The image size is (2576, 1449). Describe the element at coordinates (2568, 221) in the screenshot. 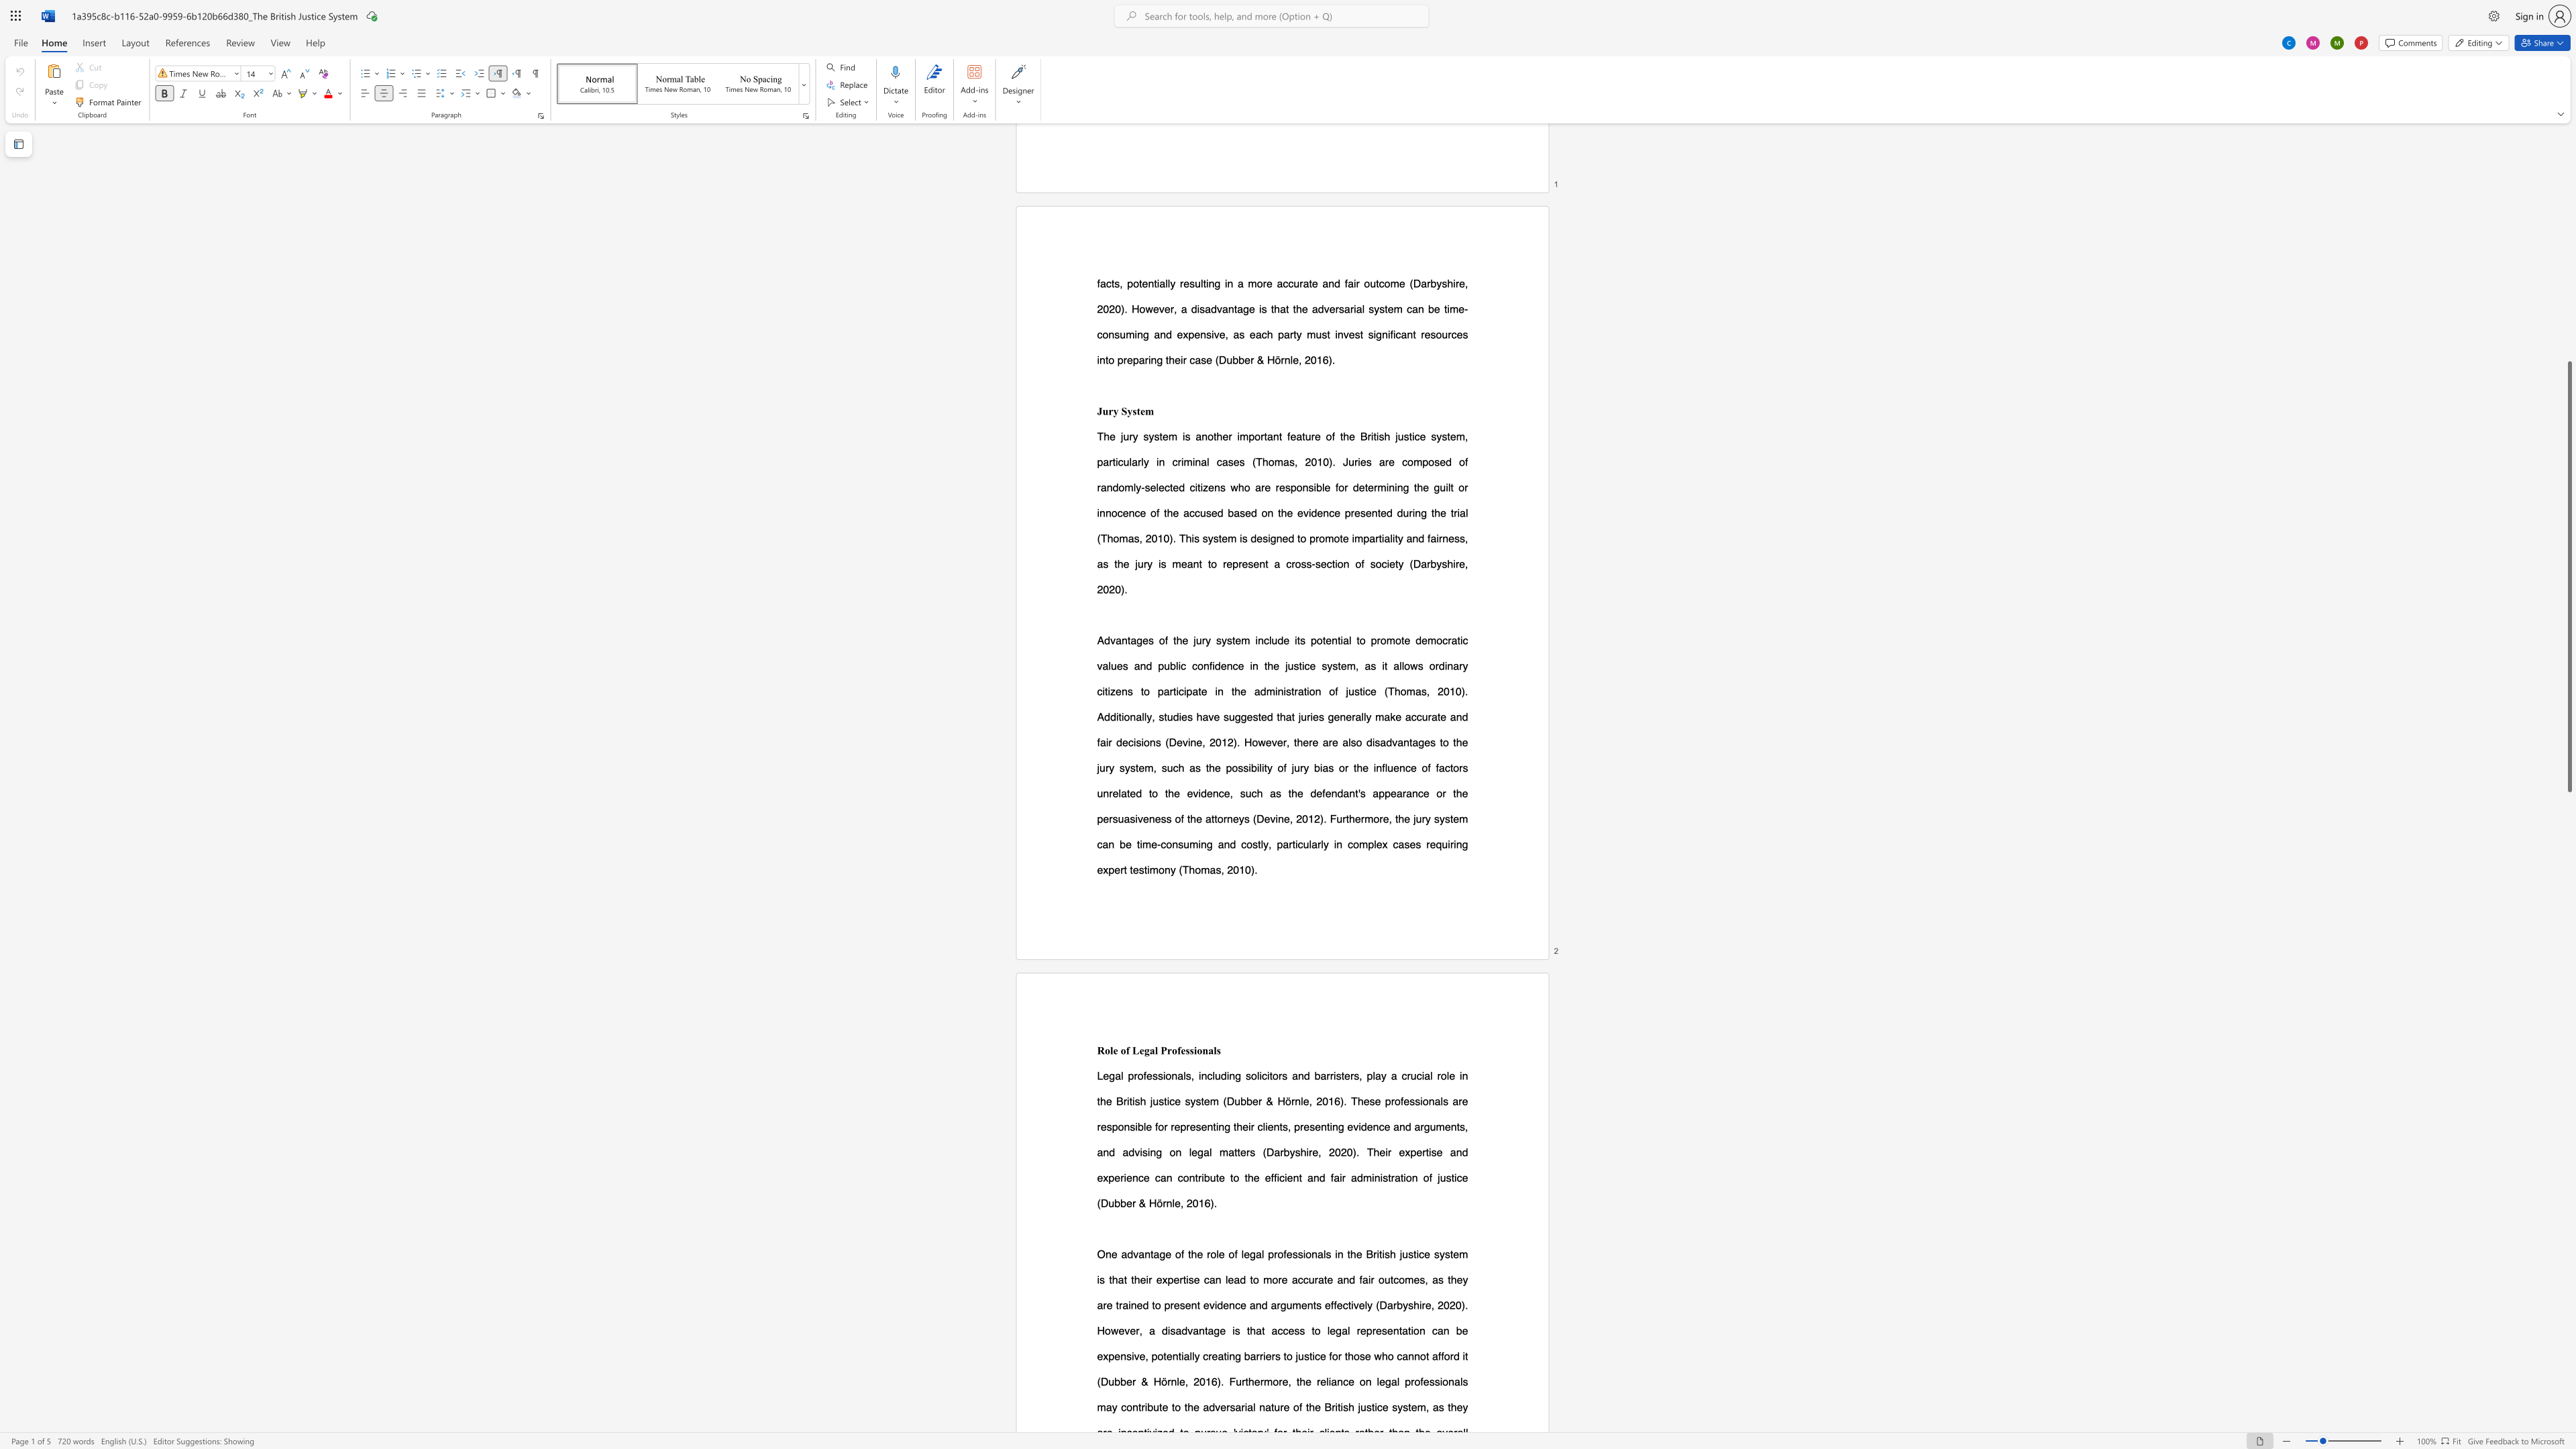

I see `the scrollbar` at that location.